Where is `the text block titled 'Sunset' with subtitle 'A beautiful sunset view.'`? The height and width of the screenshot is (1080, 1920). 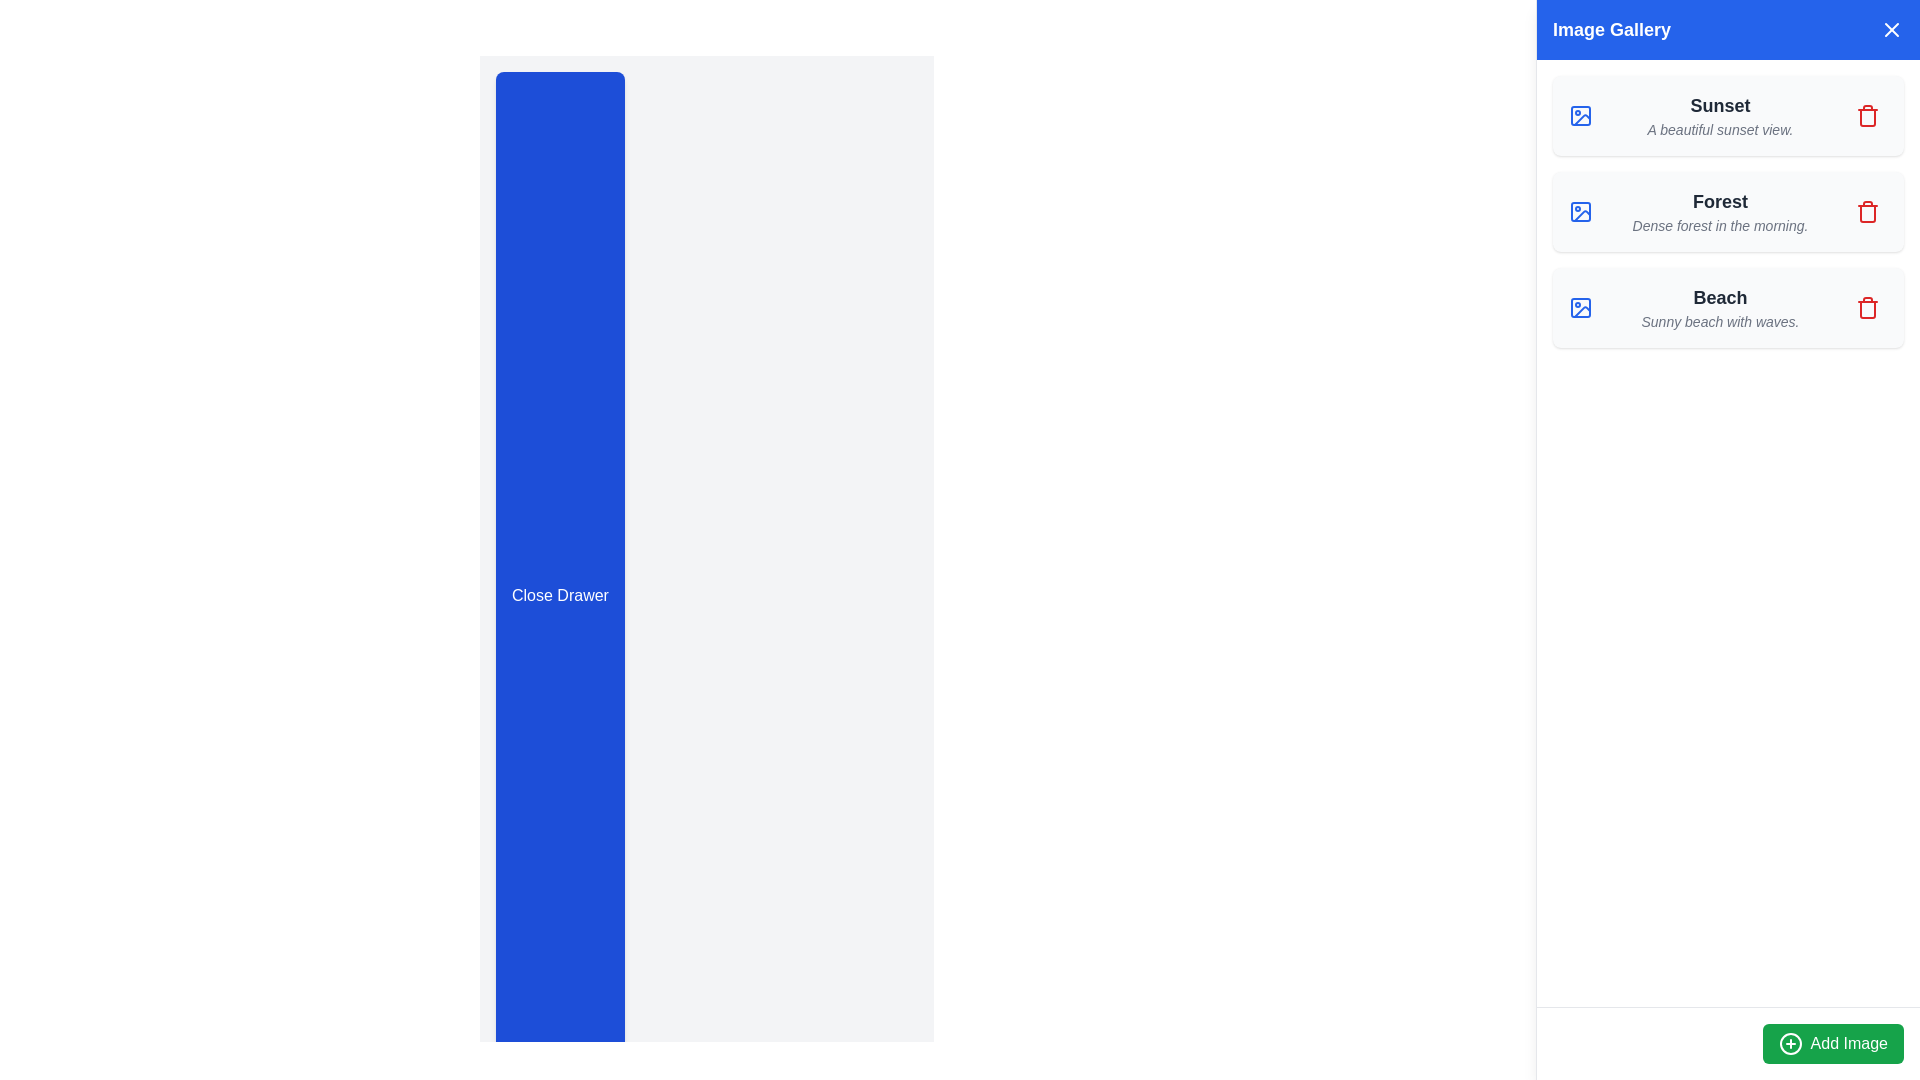 the text block titled 'Sunset' with subtitle 'A beautiful sunset view.' is located at coordinates (1719, 115).